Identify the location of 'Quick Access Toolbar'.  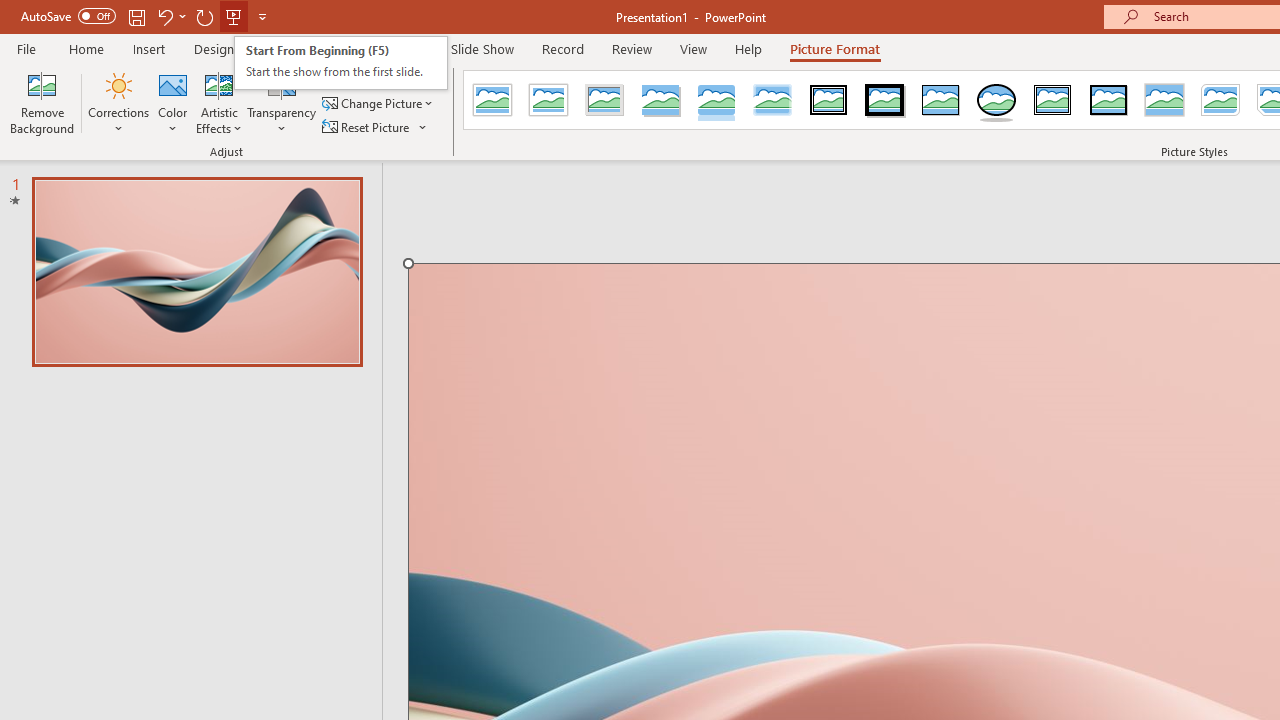
(144, 16).